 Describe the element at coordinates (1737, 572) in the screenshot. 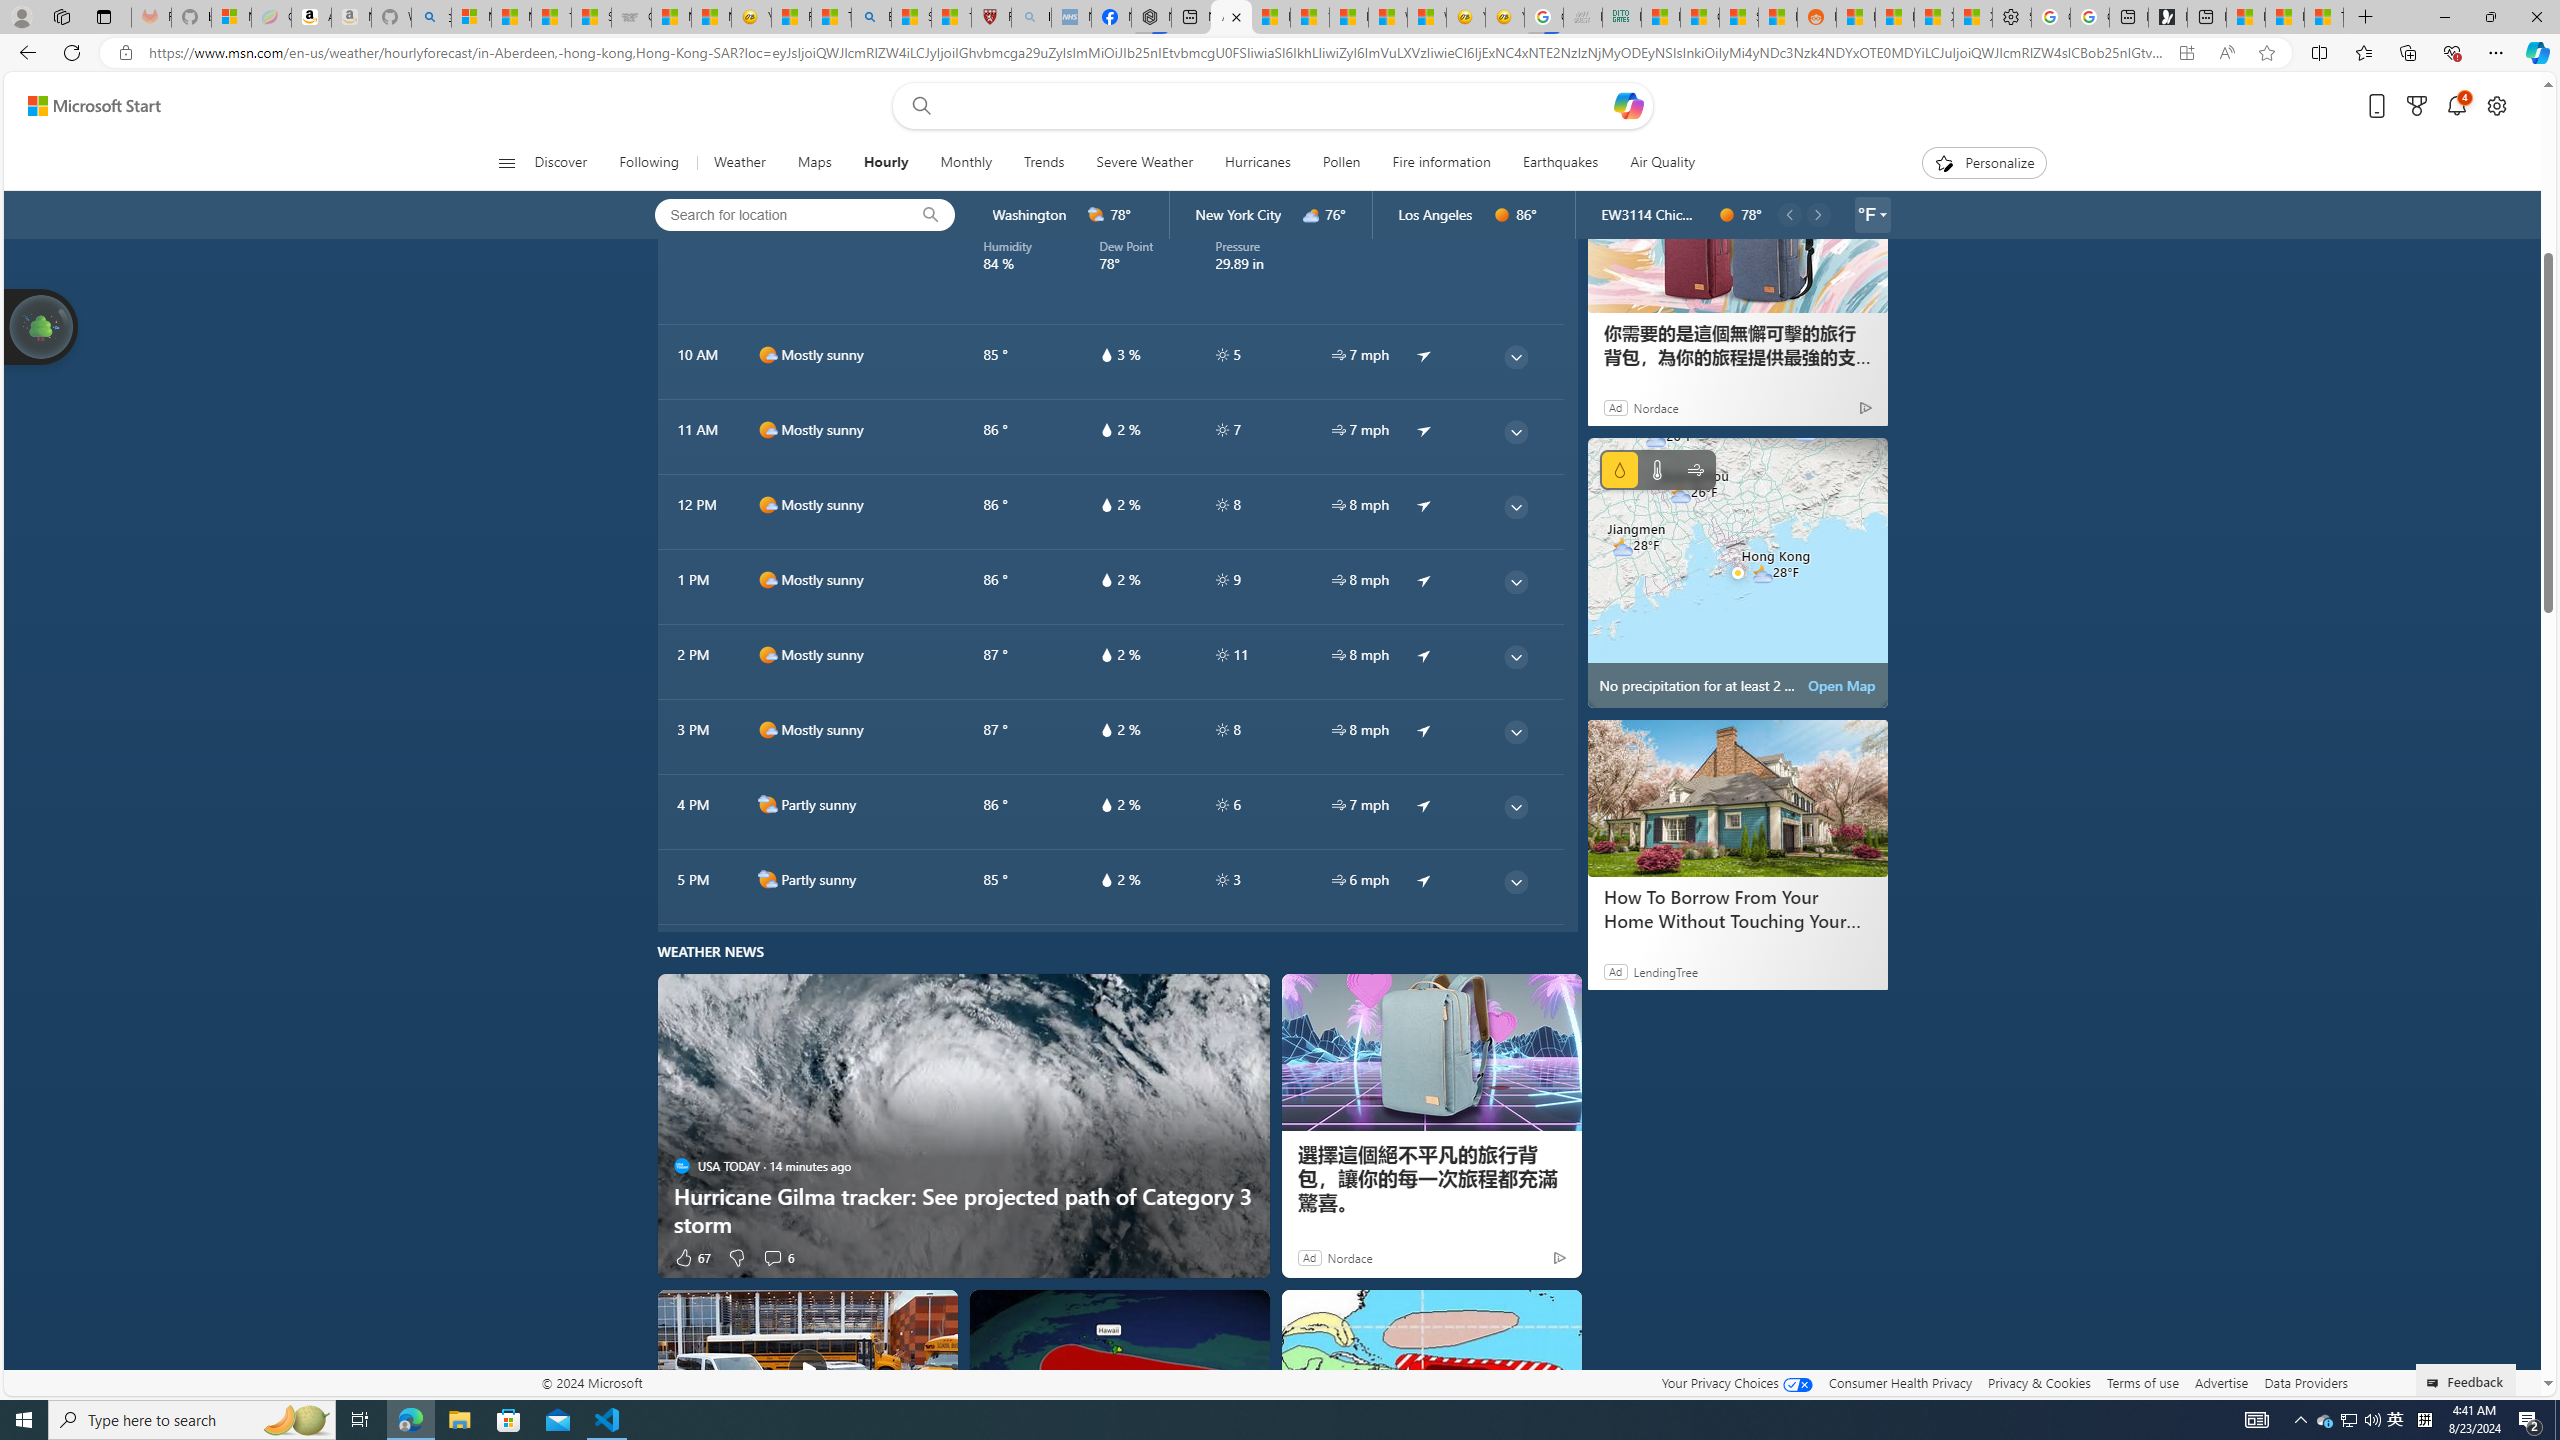

I see `'static map image of vector map'` at that location.